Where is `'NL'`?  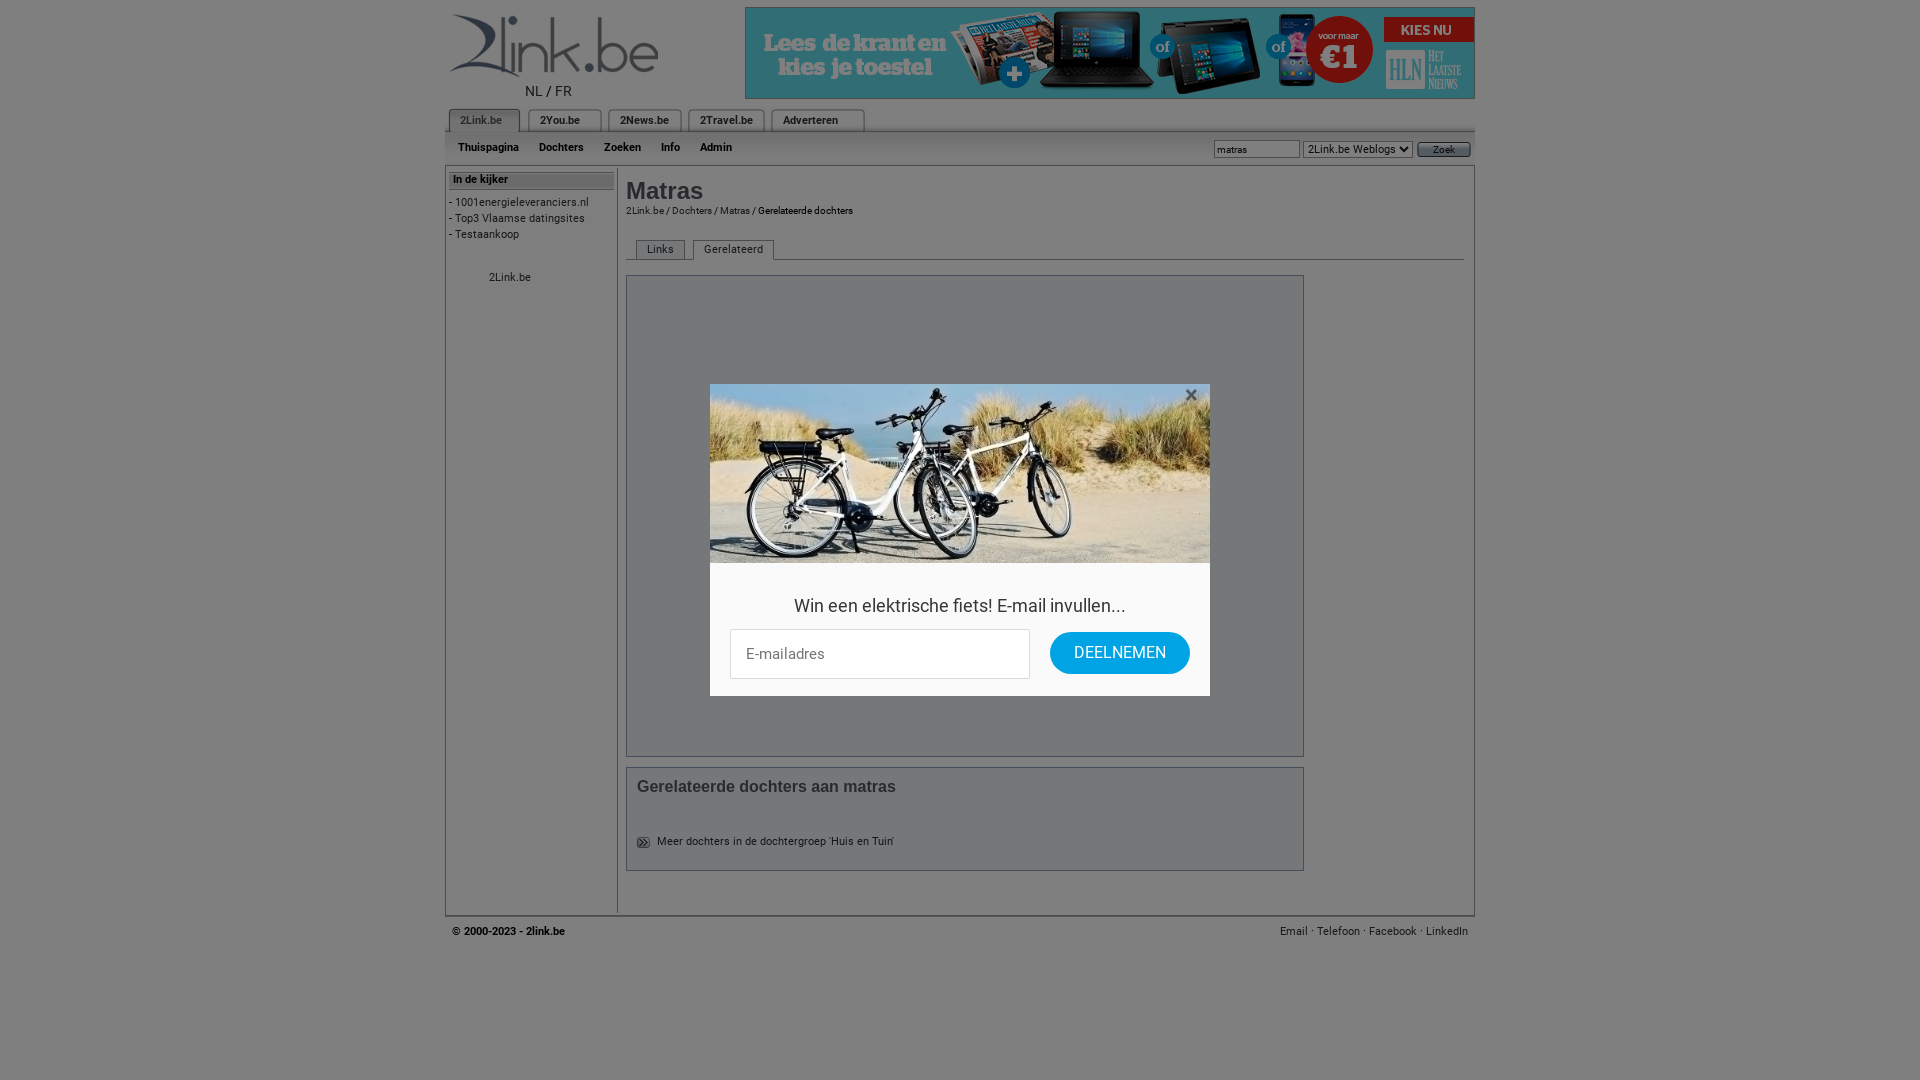 'NL' is located at coordinates (533, 91).